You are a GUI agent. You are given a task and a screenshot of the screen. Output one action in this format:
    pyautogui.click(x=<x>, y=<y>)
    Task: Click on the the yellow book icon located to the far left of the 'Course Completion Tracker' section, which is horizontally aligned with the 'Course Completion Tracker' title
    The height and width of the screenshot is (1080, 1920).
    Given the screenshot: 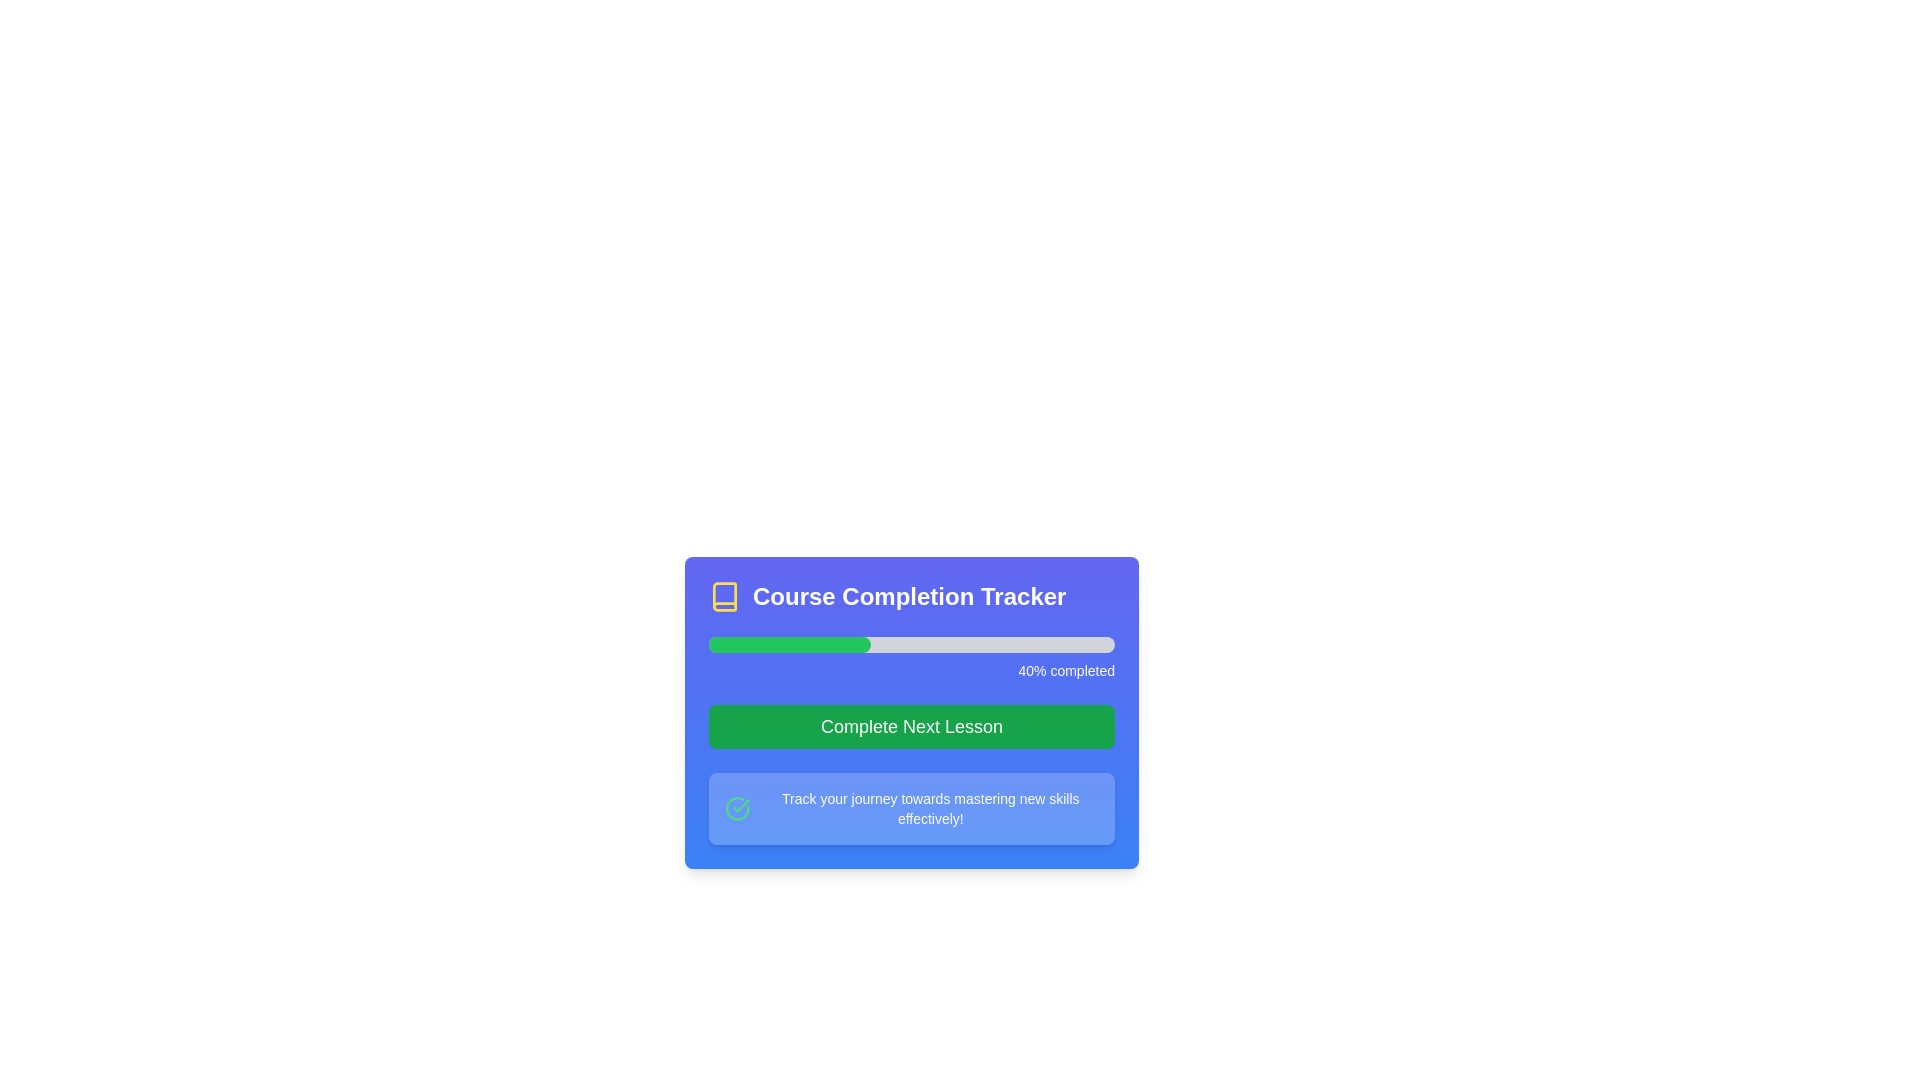 What is the action you would take?
    pyautogui.click(x=723, y=596)
    